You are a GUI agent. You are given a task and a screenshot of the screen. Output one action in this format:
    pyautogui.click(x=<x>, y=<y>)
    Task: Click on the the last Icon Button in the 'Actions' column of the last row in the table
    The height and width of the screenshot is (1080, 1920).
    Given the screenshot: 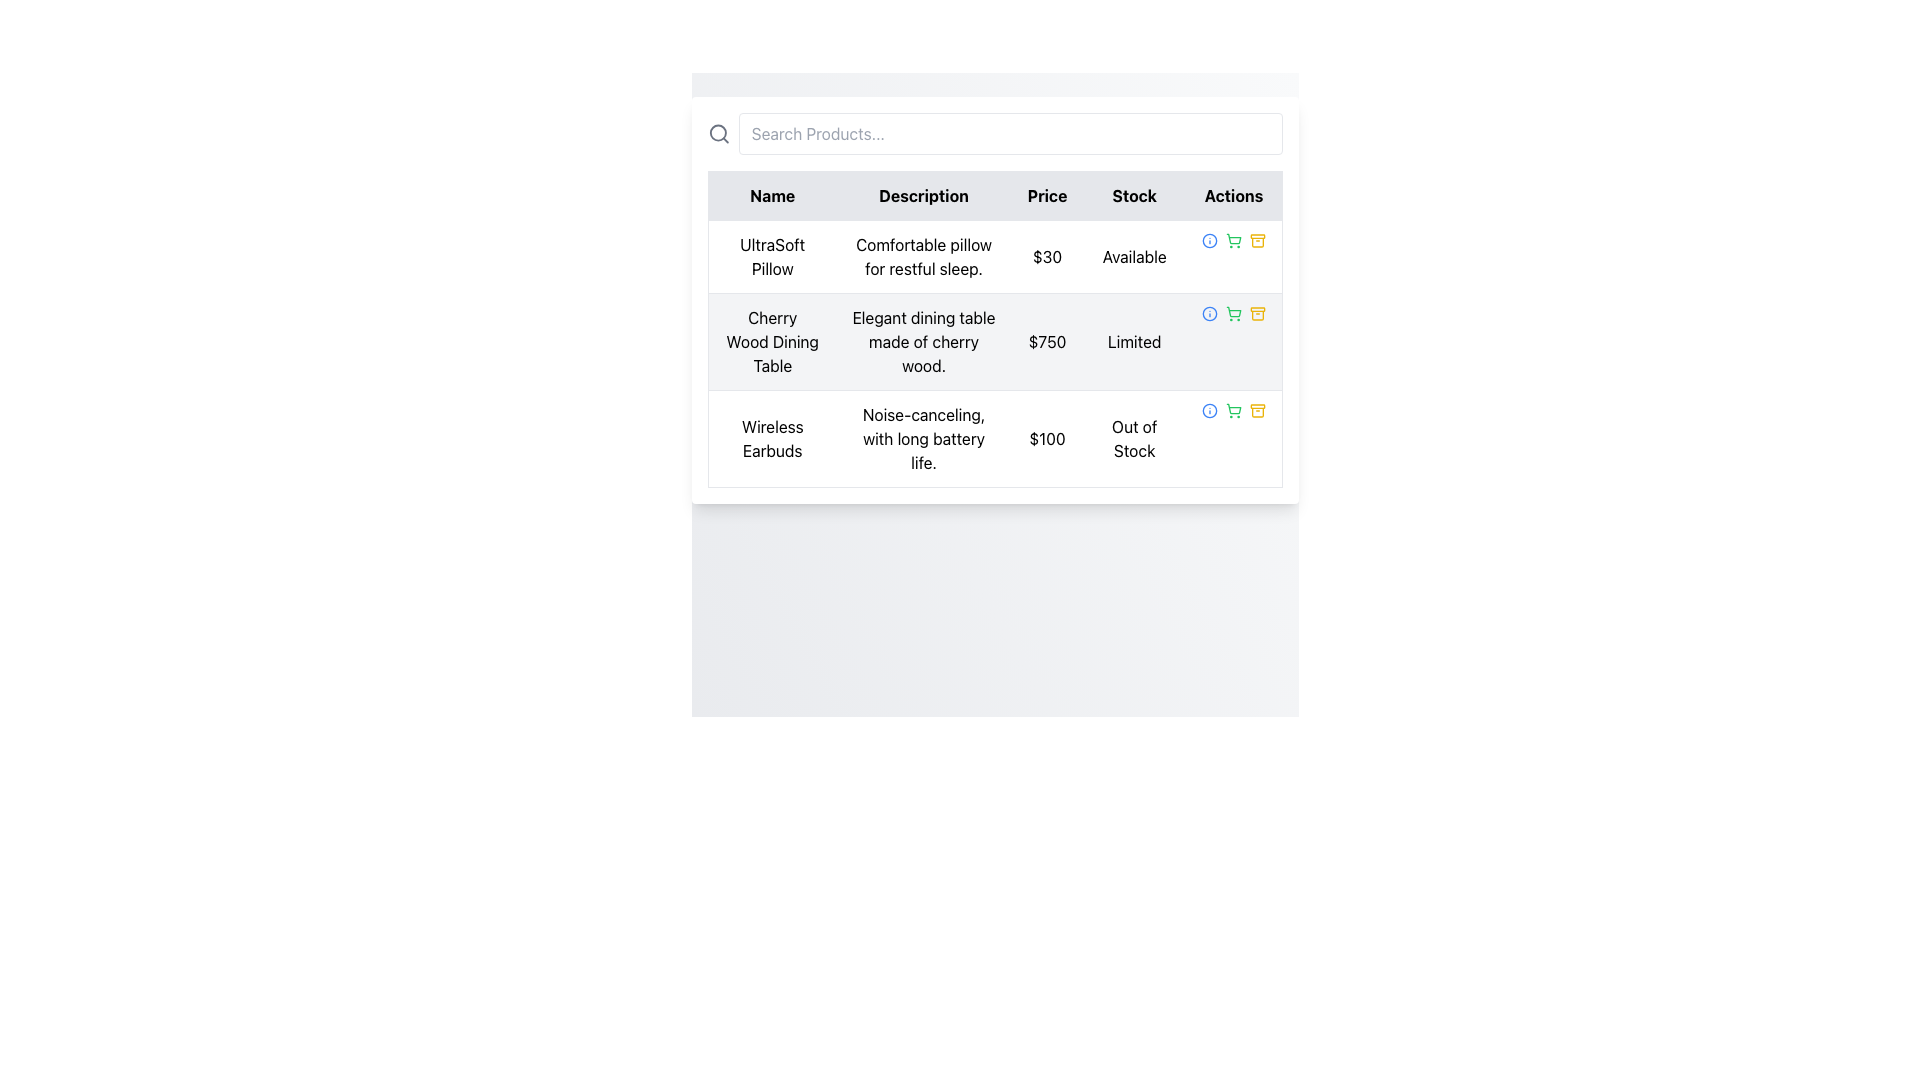 What is the action you would take?
    pyautogui.click(x=1256, y=410)
    